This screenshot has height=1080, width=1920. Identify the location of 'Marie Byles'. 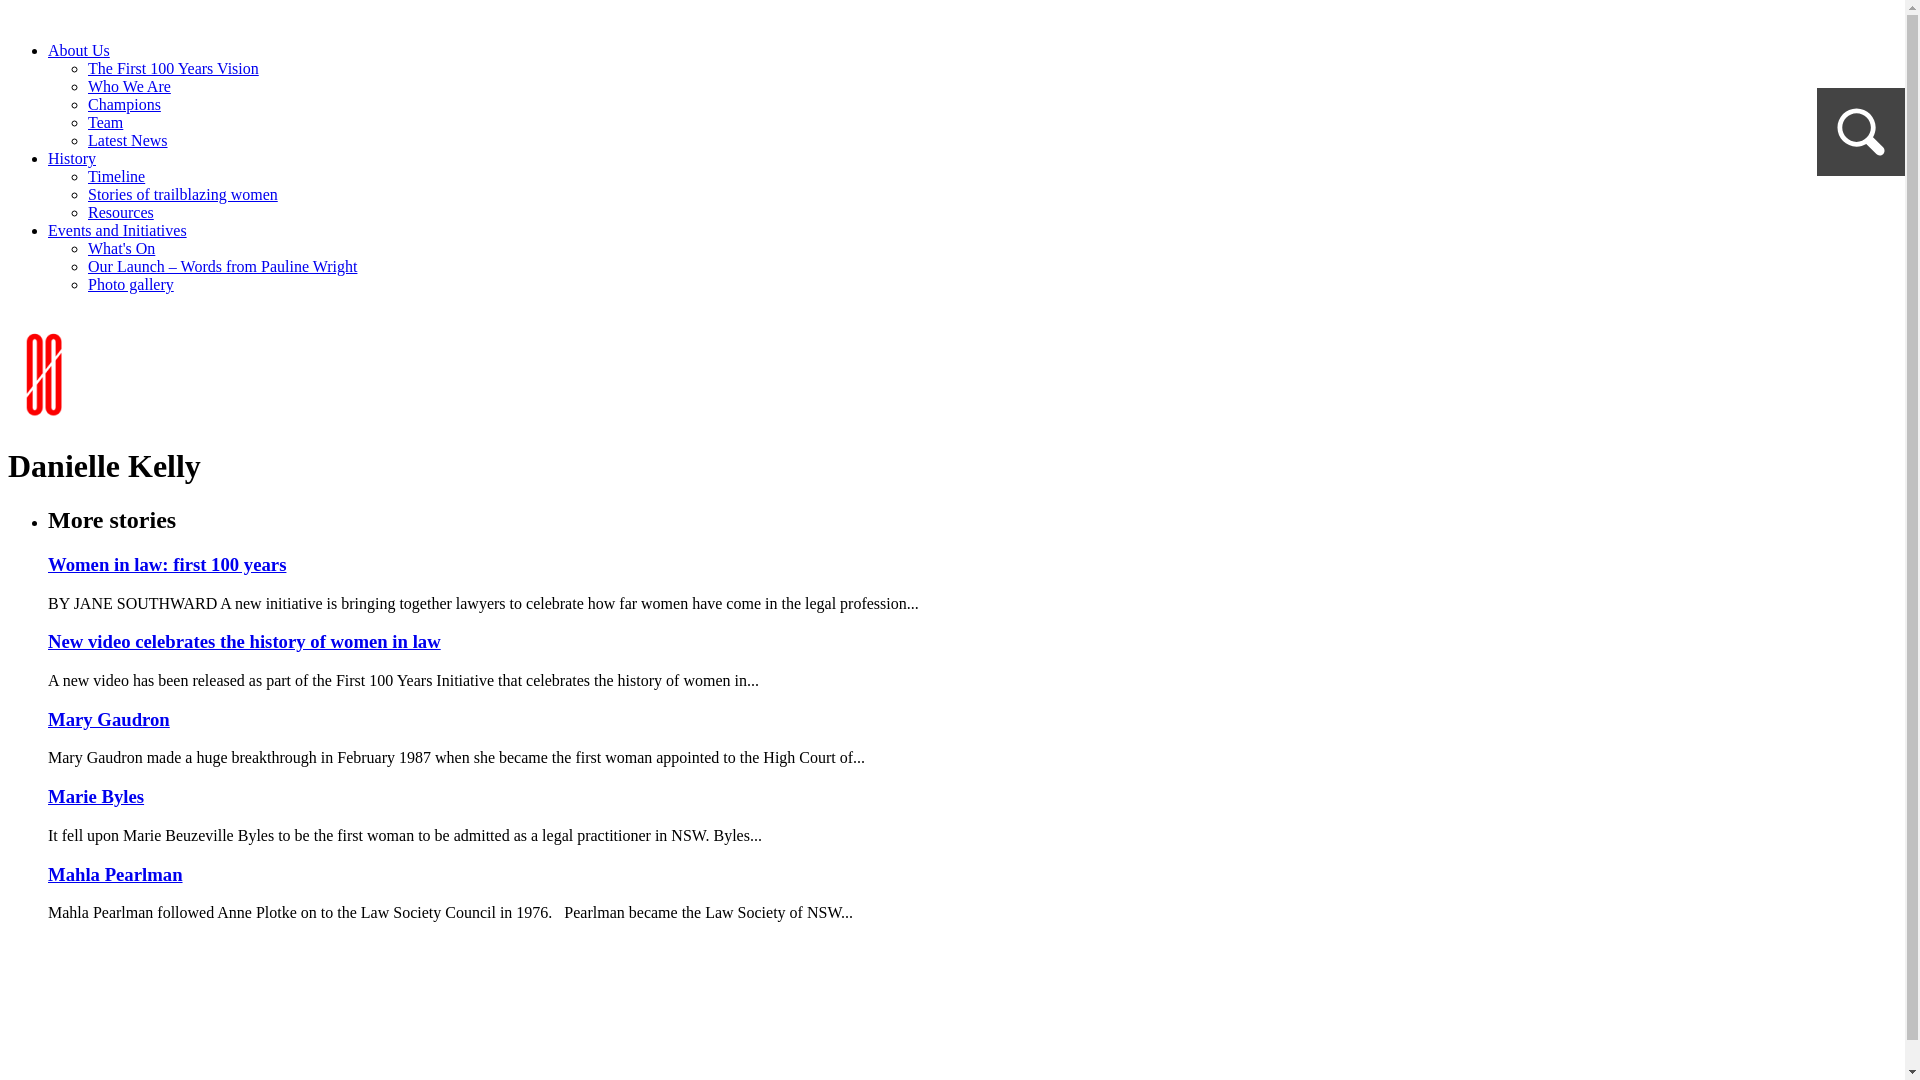
(95, 795).